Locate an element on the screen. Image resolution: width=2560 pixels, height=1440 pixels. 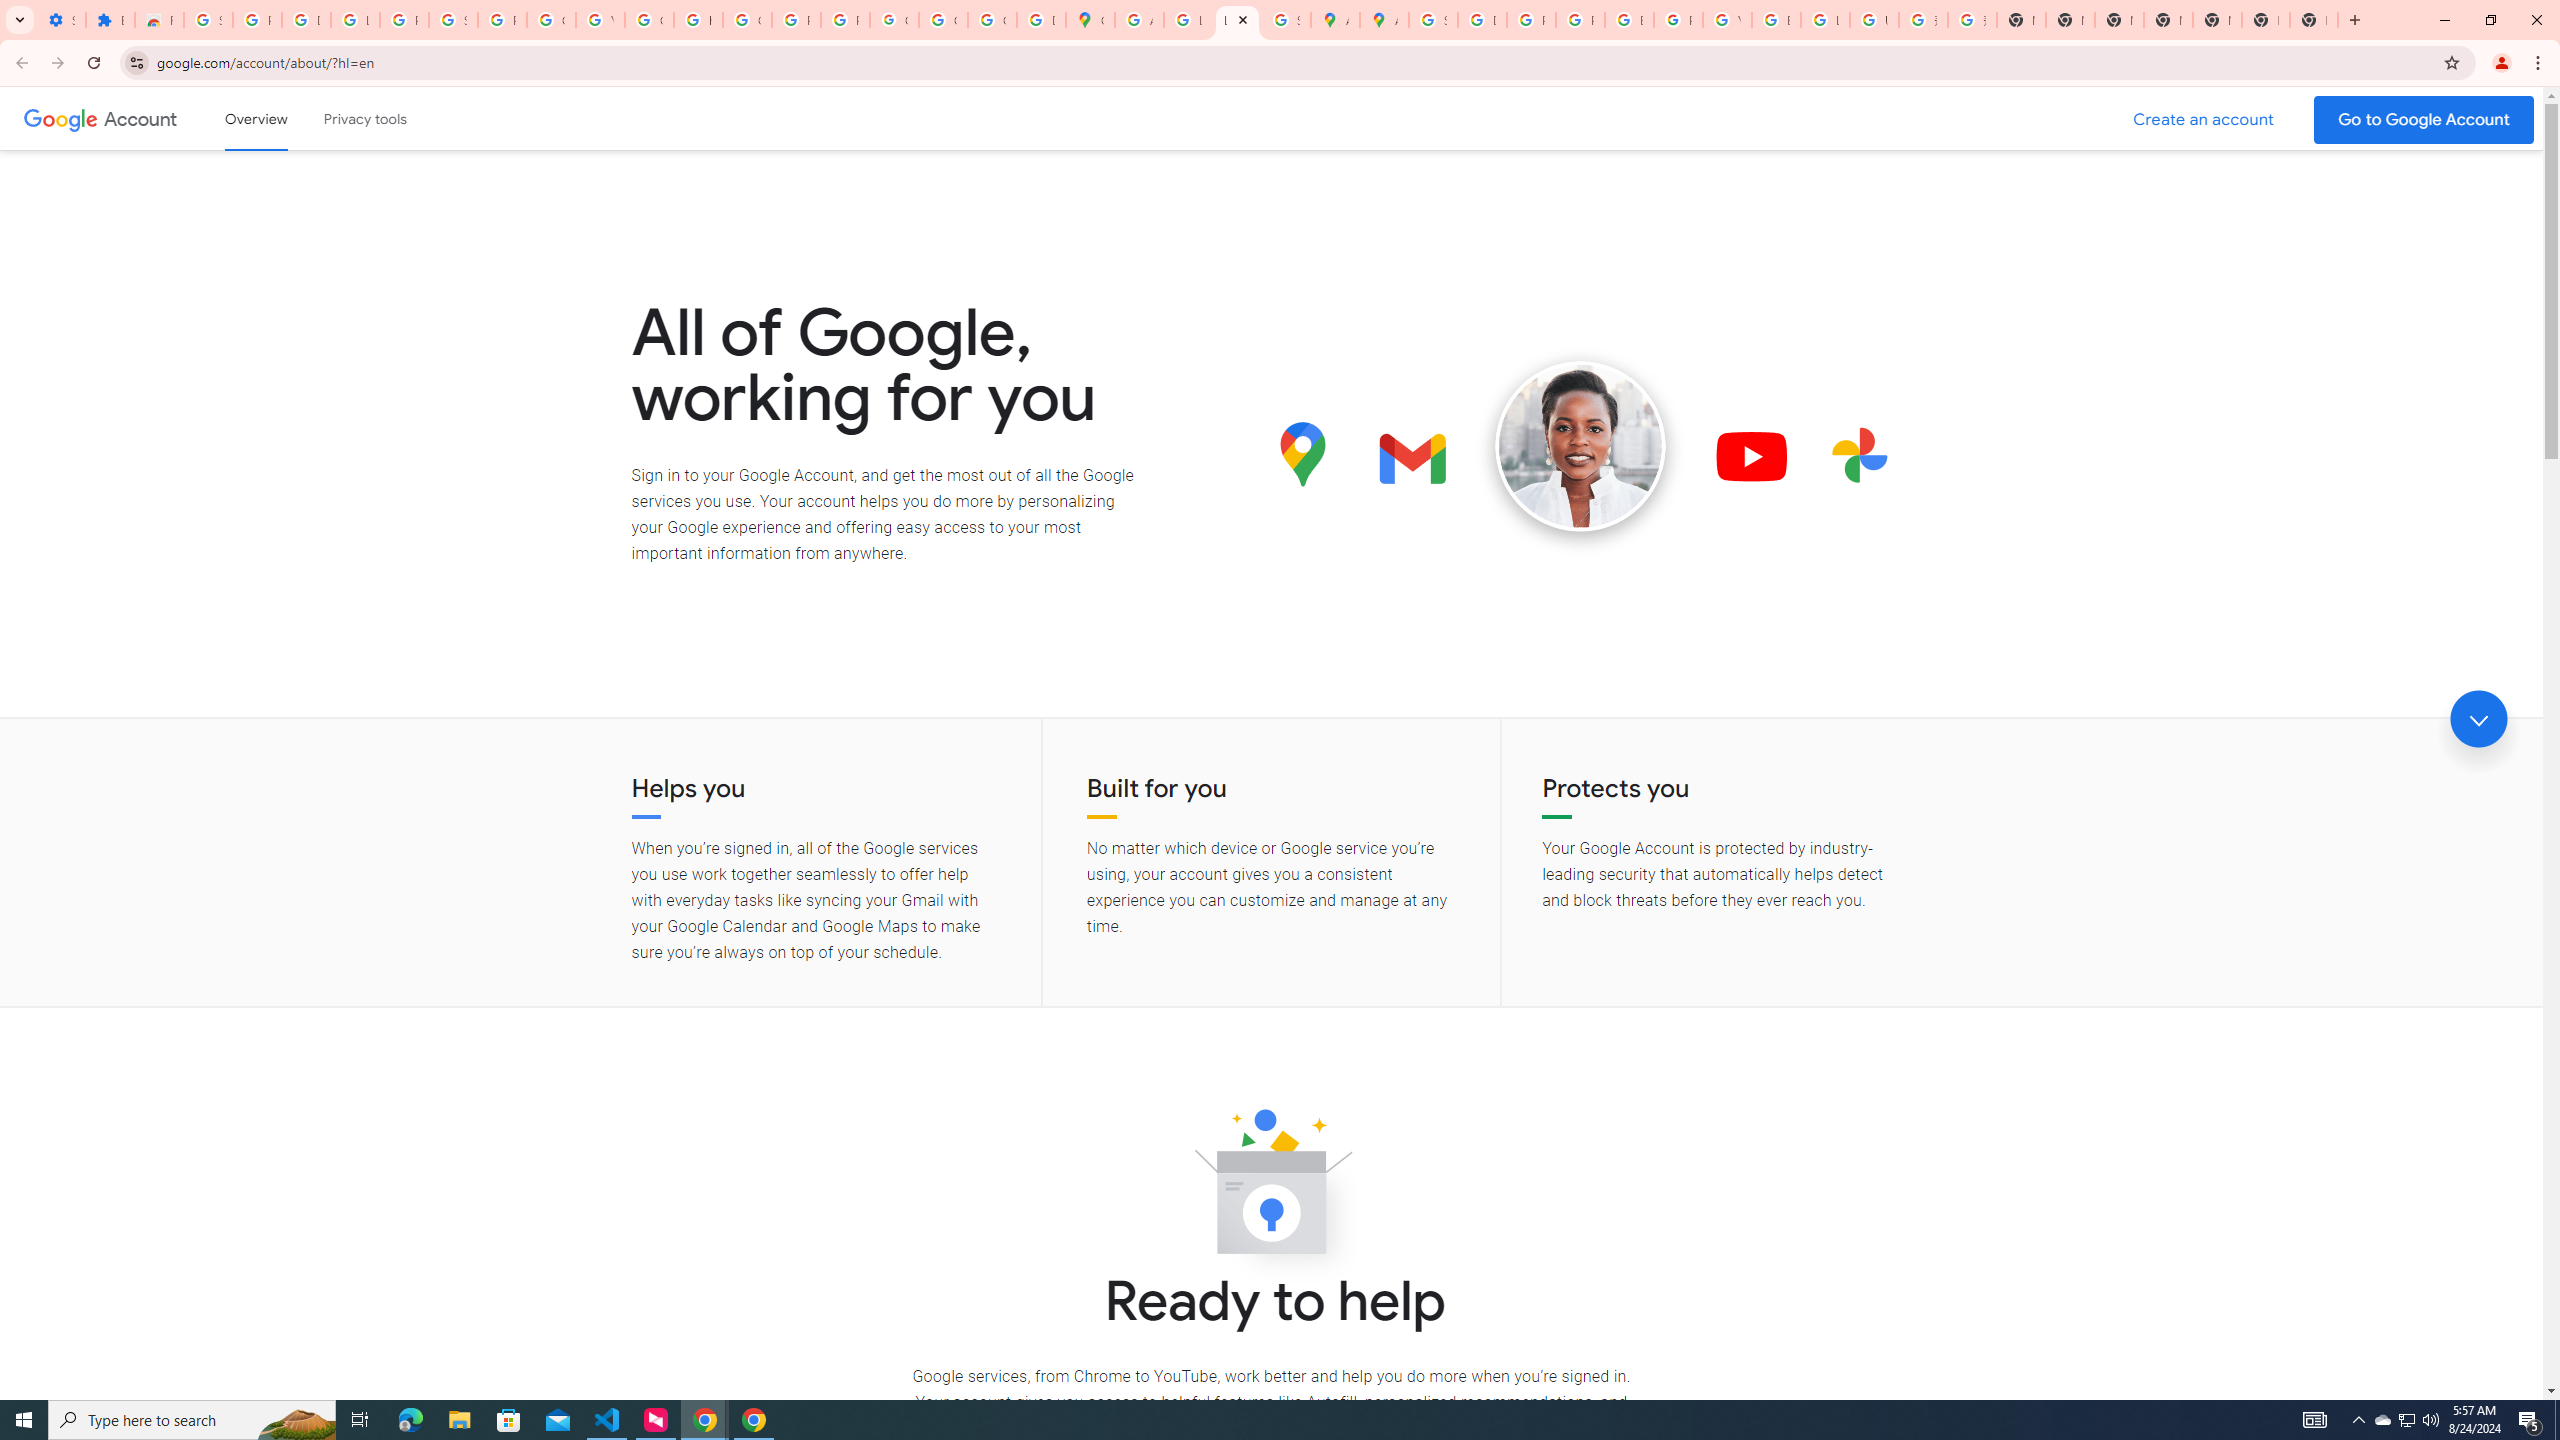
'Reviews: Helix Fruit Jump Arcade Game' is located at coordinates (158, 19).